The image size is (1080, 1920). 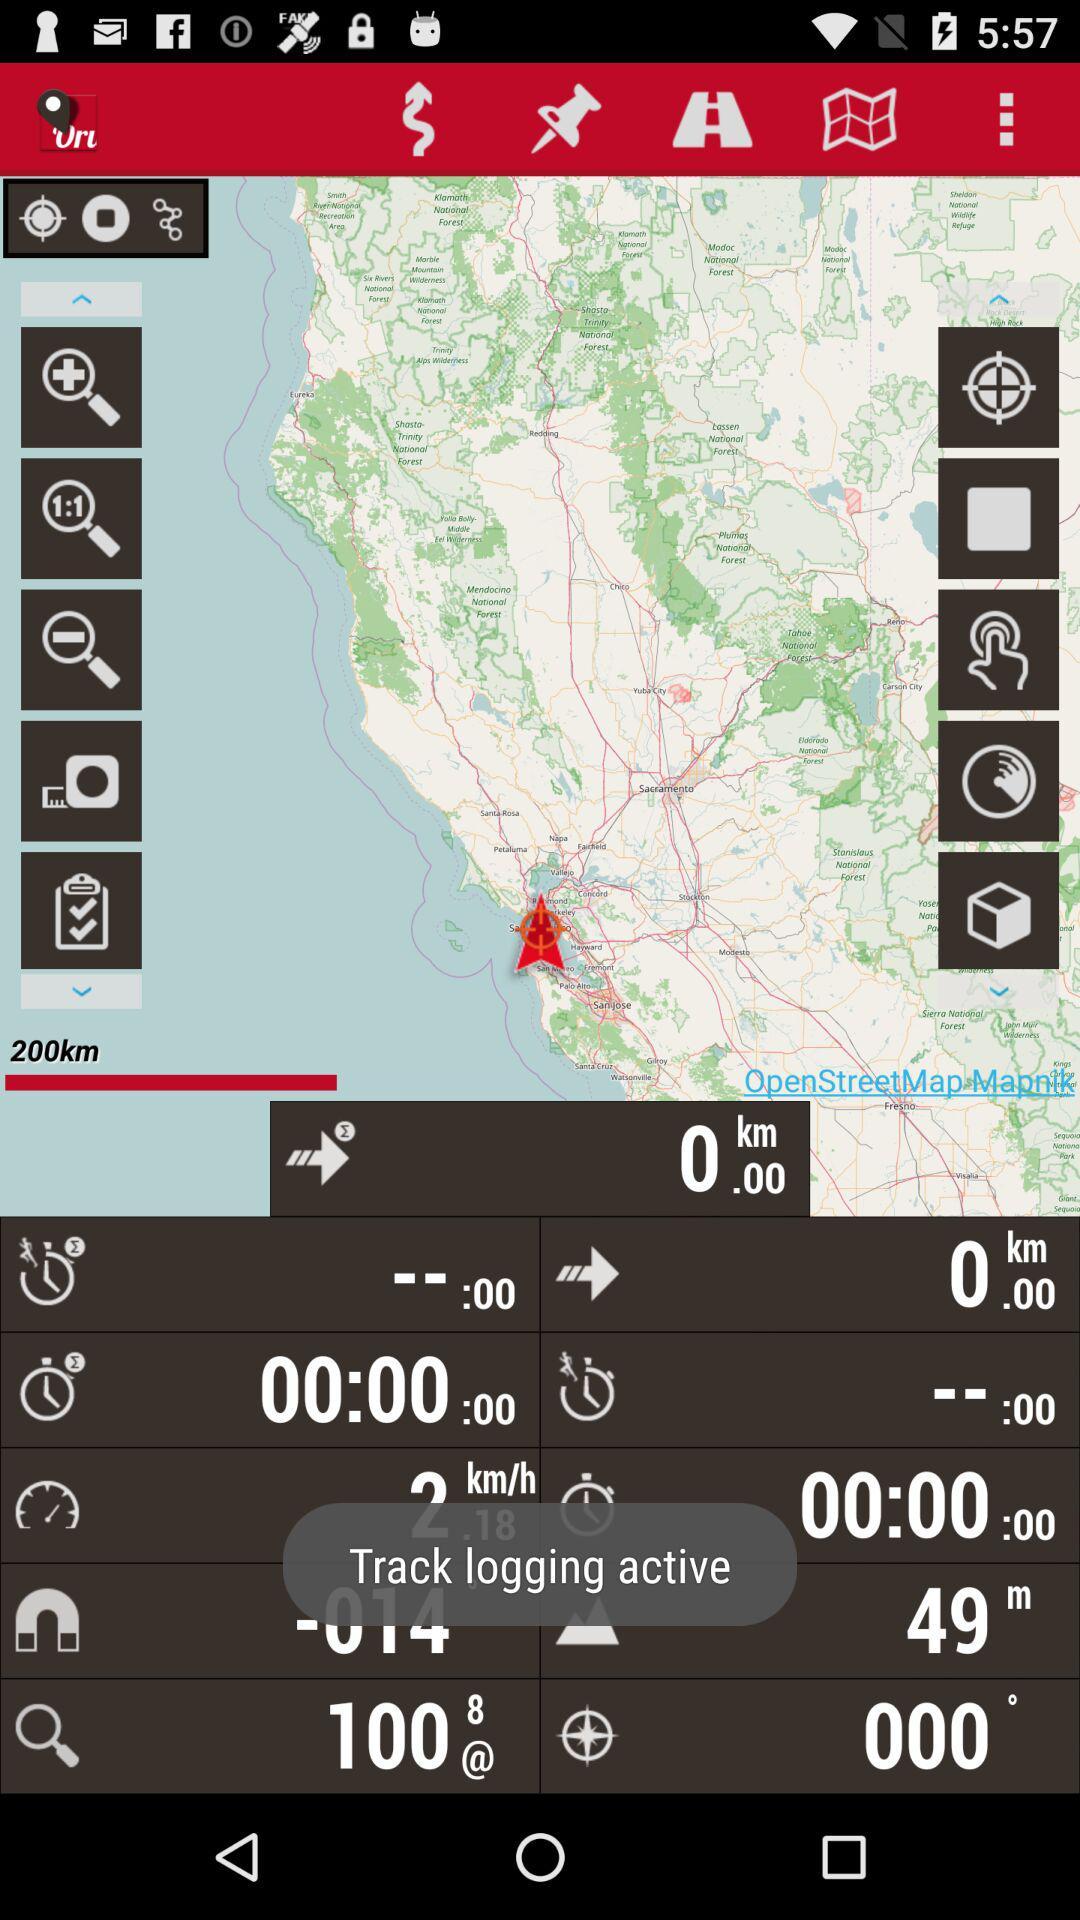 What do you see at coordinates (80, 974) in the screenshot?
I see `the check icon` at bounding box center [80, 974].